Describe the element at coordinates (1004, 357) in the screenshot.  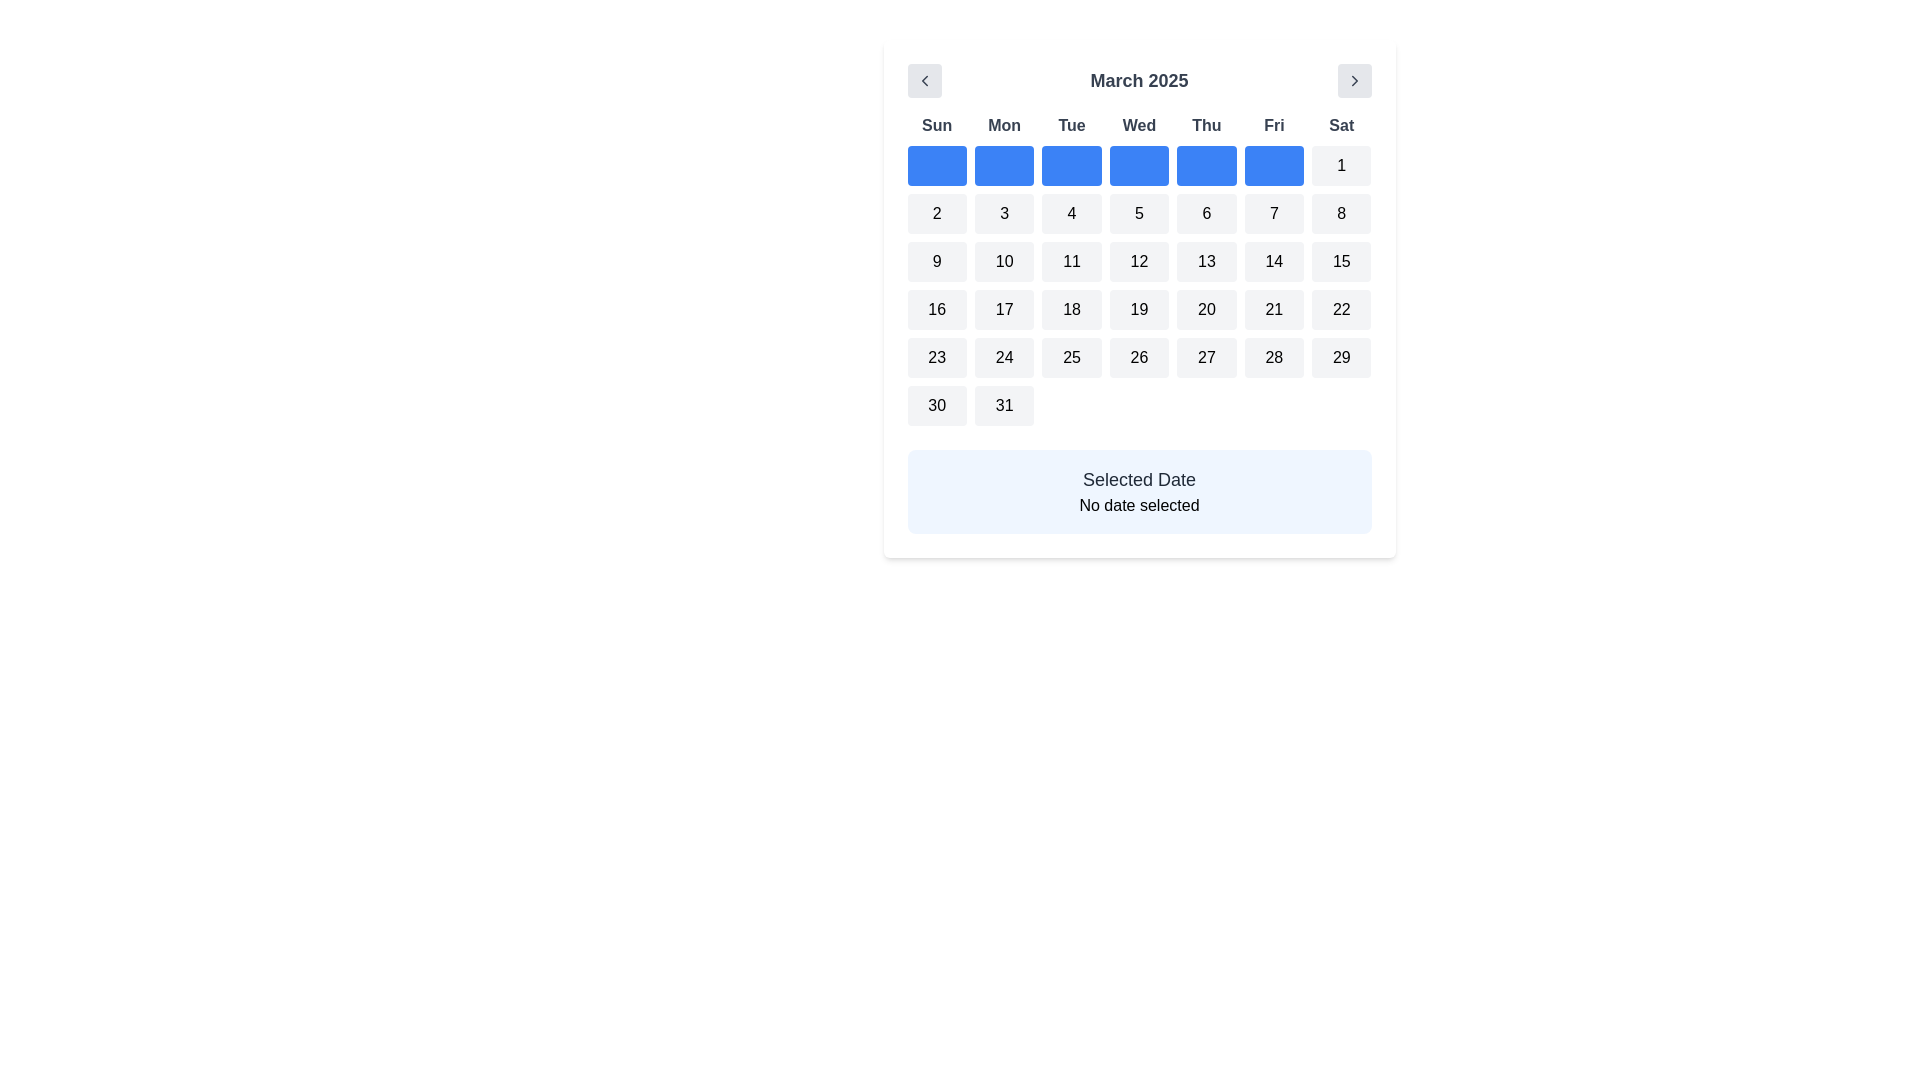
I see `the Calendar Day element displaying the number '24'` at that location.